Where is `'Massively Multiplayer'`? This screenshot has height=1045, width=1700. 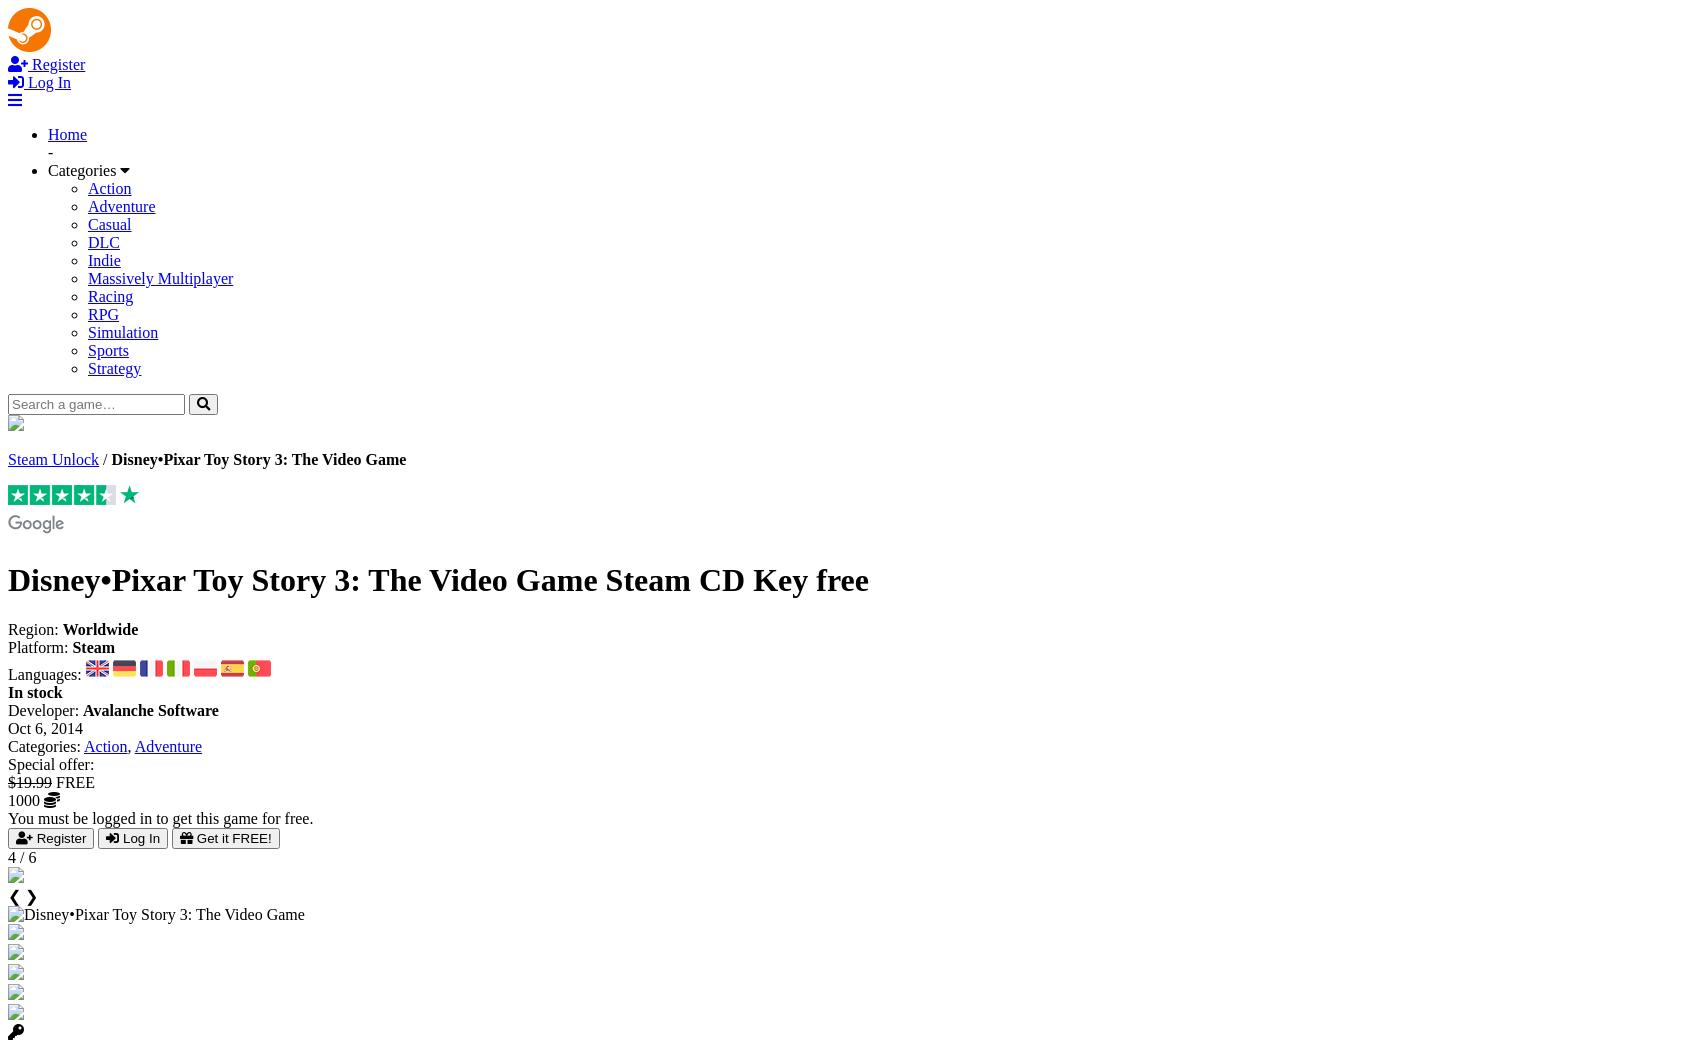
'Massively Multiplayer' is located at coordinates (159, 277).